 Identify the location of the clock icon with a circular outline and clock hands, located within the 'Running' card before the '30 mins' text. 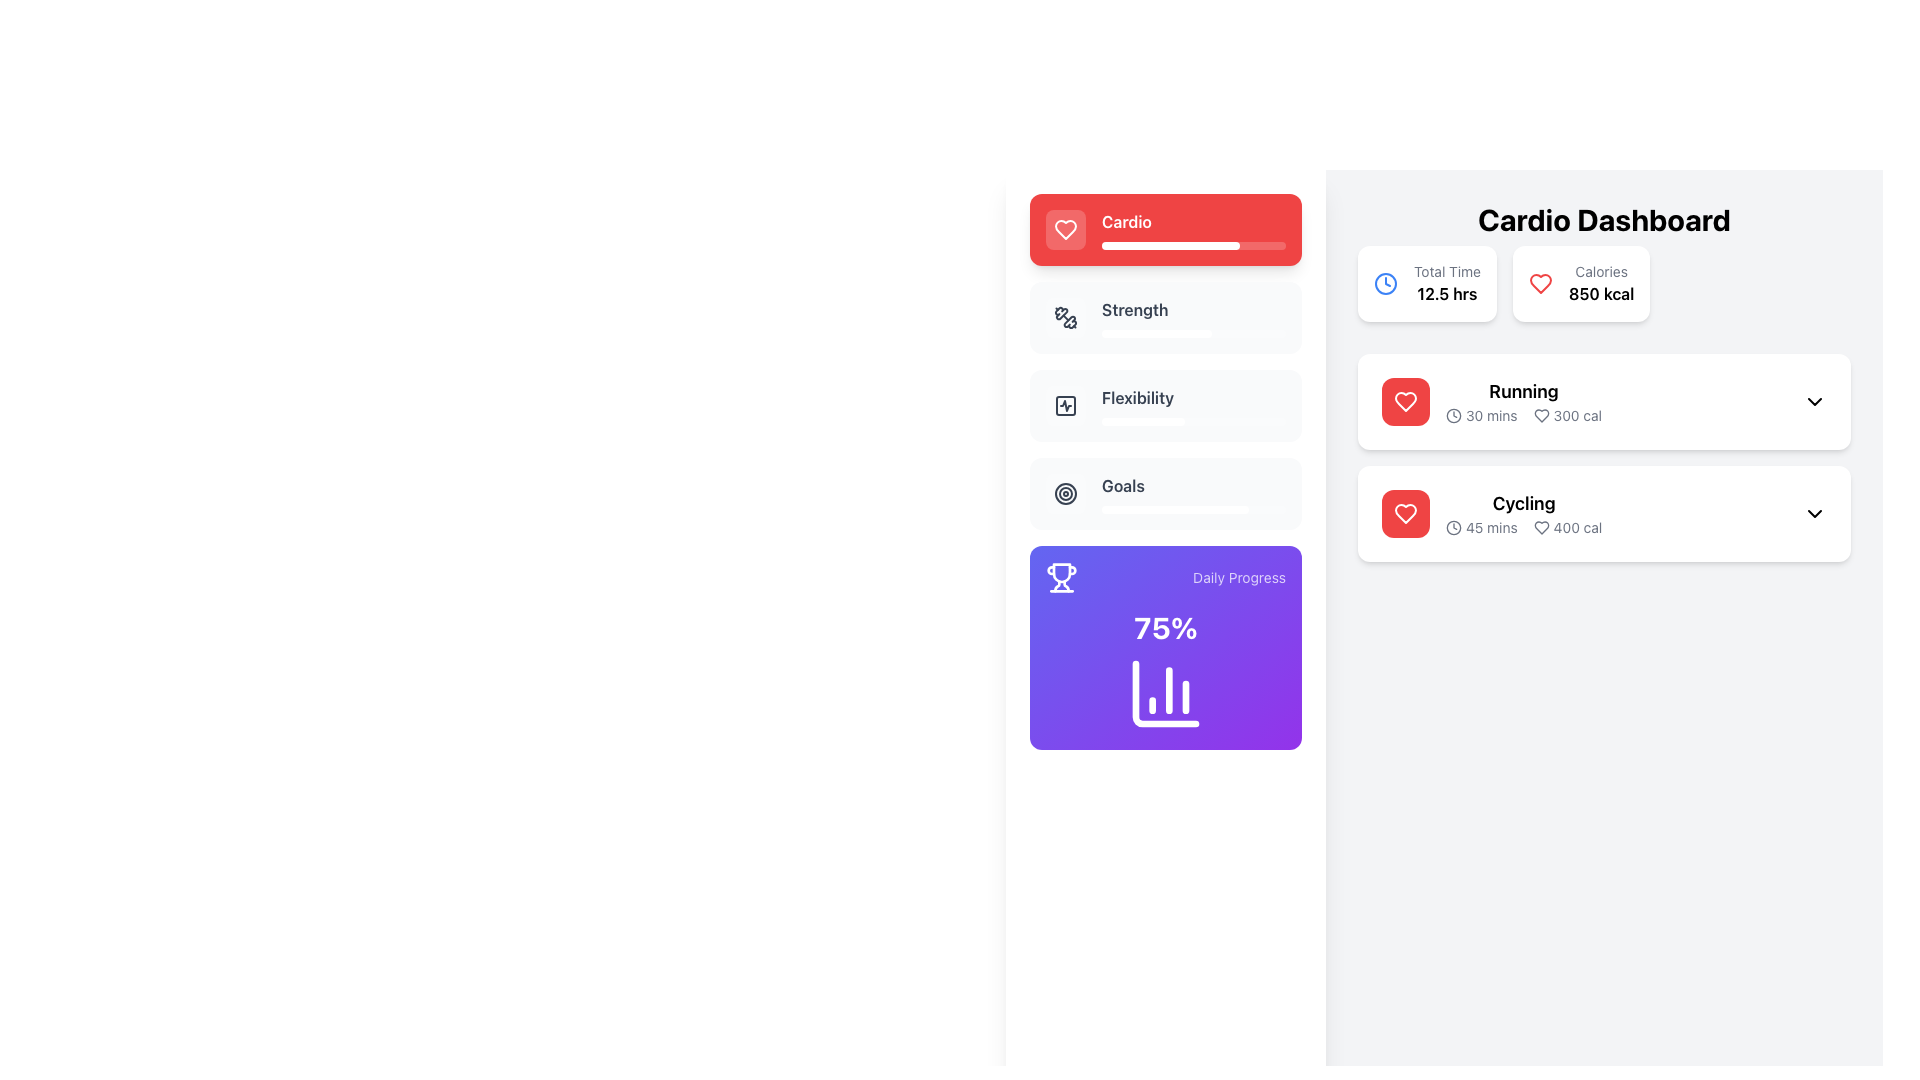
(1454, 415).